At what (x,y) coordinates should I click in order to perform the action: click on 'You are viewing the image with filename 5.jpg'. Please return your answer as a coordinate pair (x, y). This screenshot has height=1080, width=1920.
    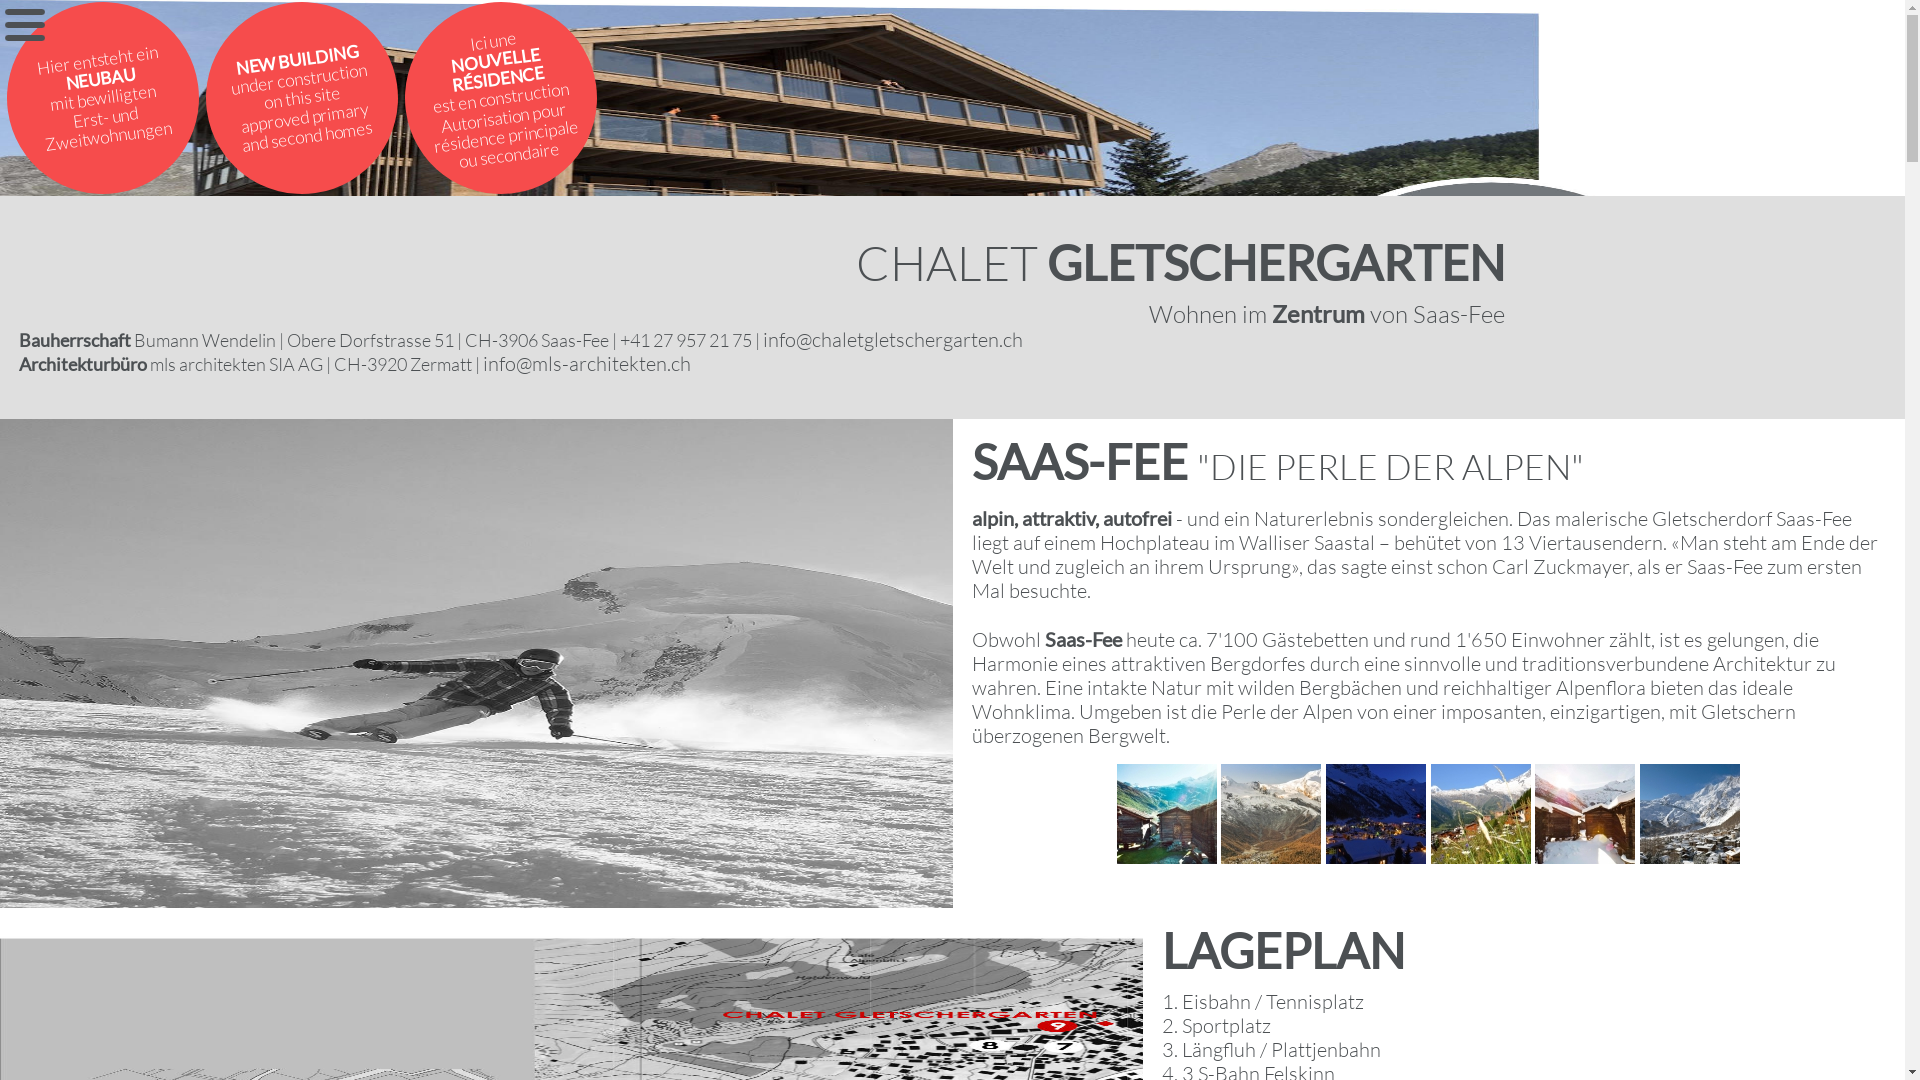
    Looking at the image, I should click on (1583, 813).